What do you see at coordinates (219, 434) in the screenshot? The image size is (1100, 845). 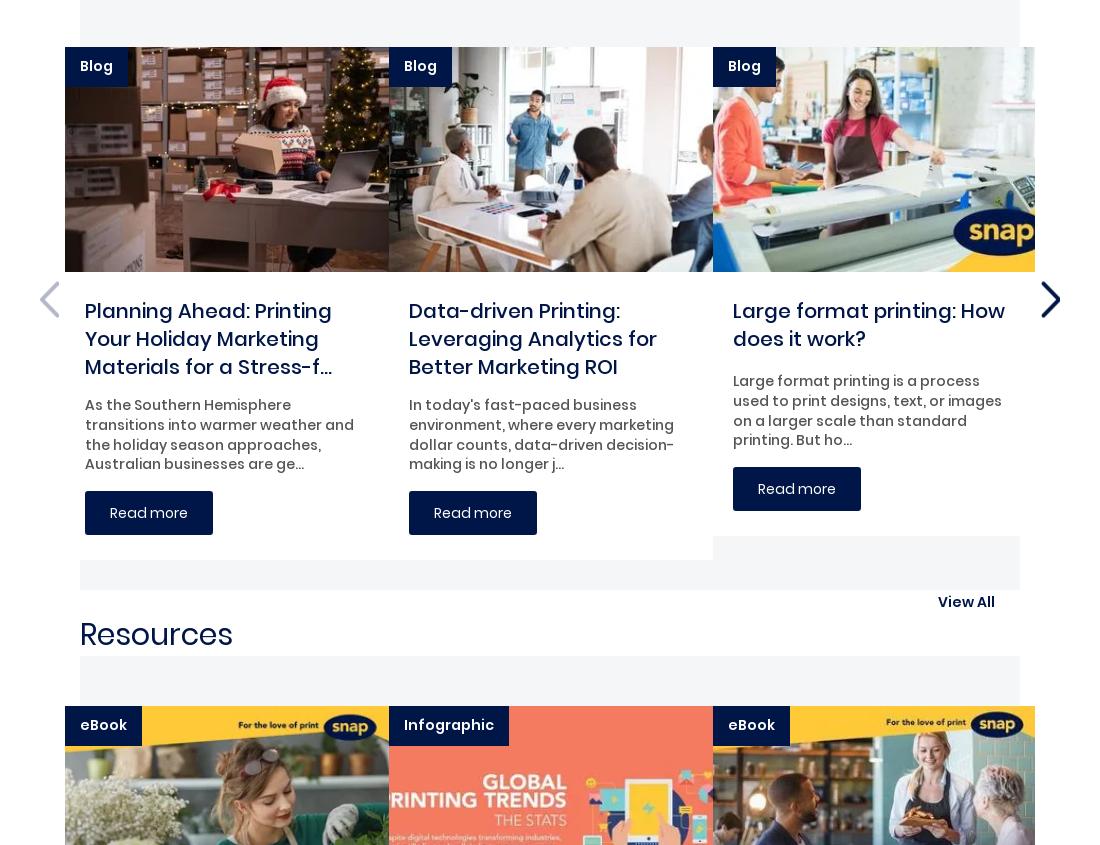 I see `'As the Southern Hemisphere transitions into warmer weather and the holiday season approaches, Australian businesses are ge...'` at bounding box center [219, 434].